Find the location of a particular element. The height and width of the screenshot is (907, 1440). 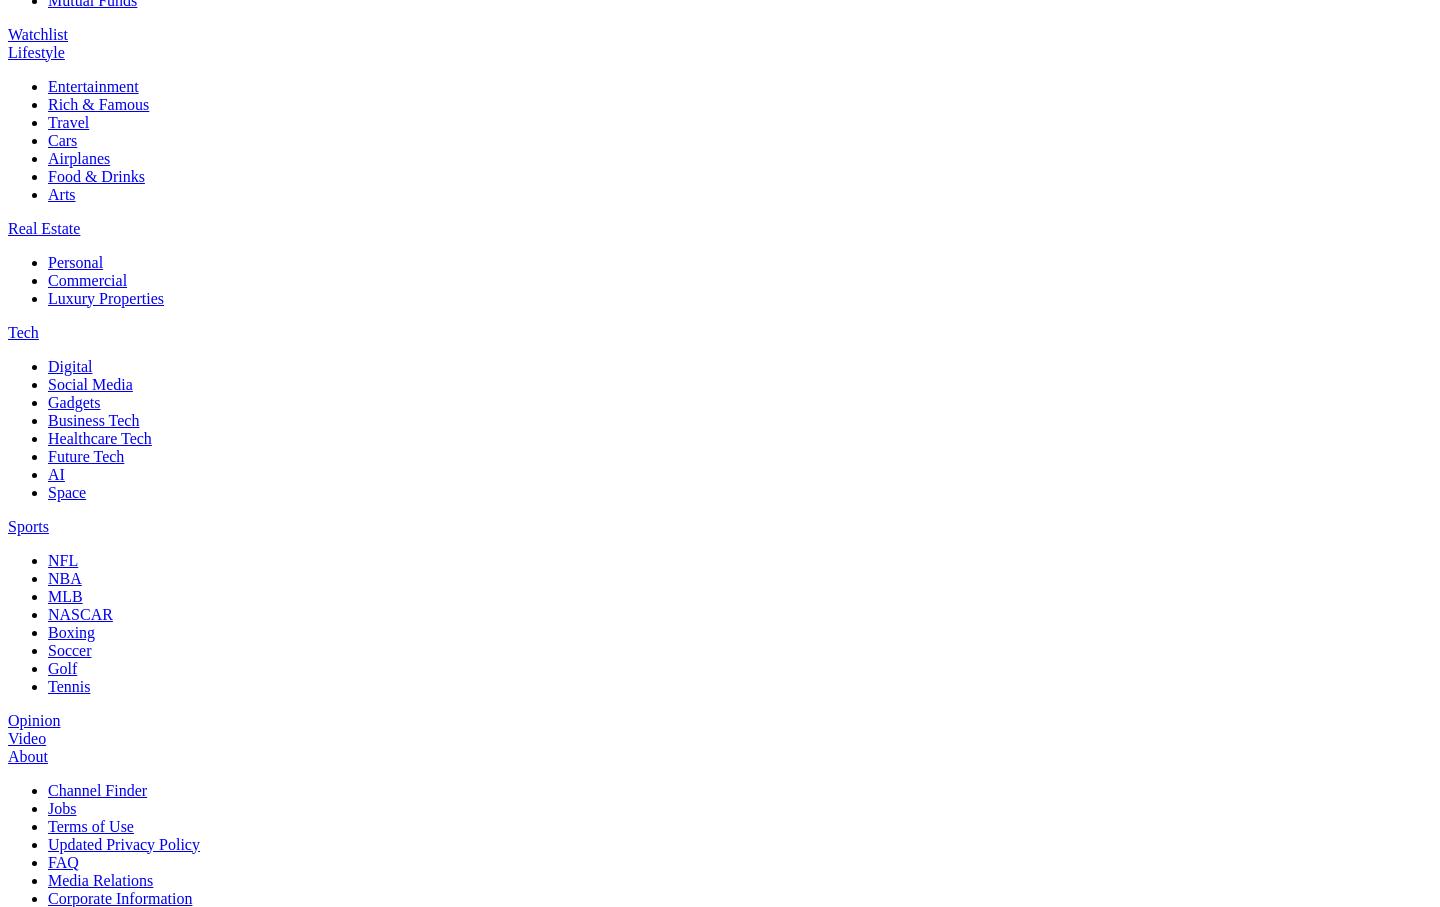

'Personal' is located at coordinates (75, 260).